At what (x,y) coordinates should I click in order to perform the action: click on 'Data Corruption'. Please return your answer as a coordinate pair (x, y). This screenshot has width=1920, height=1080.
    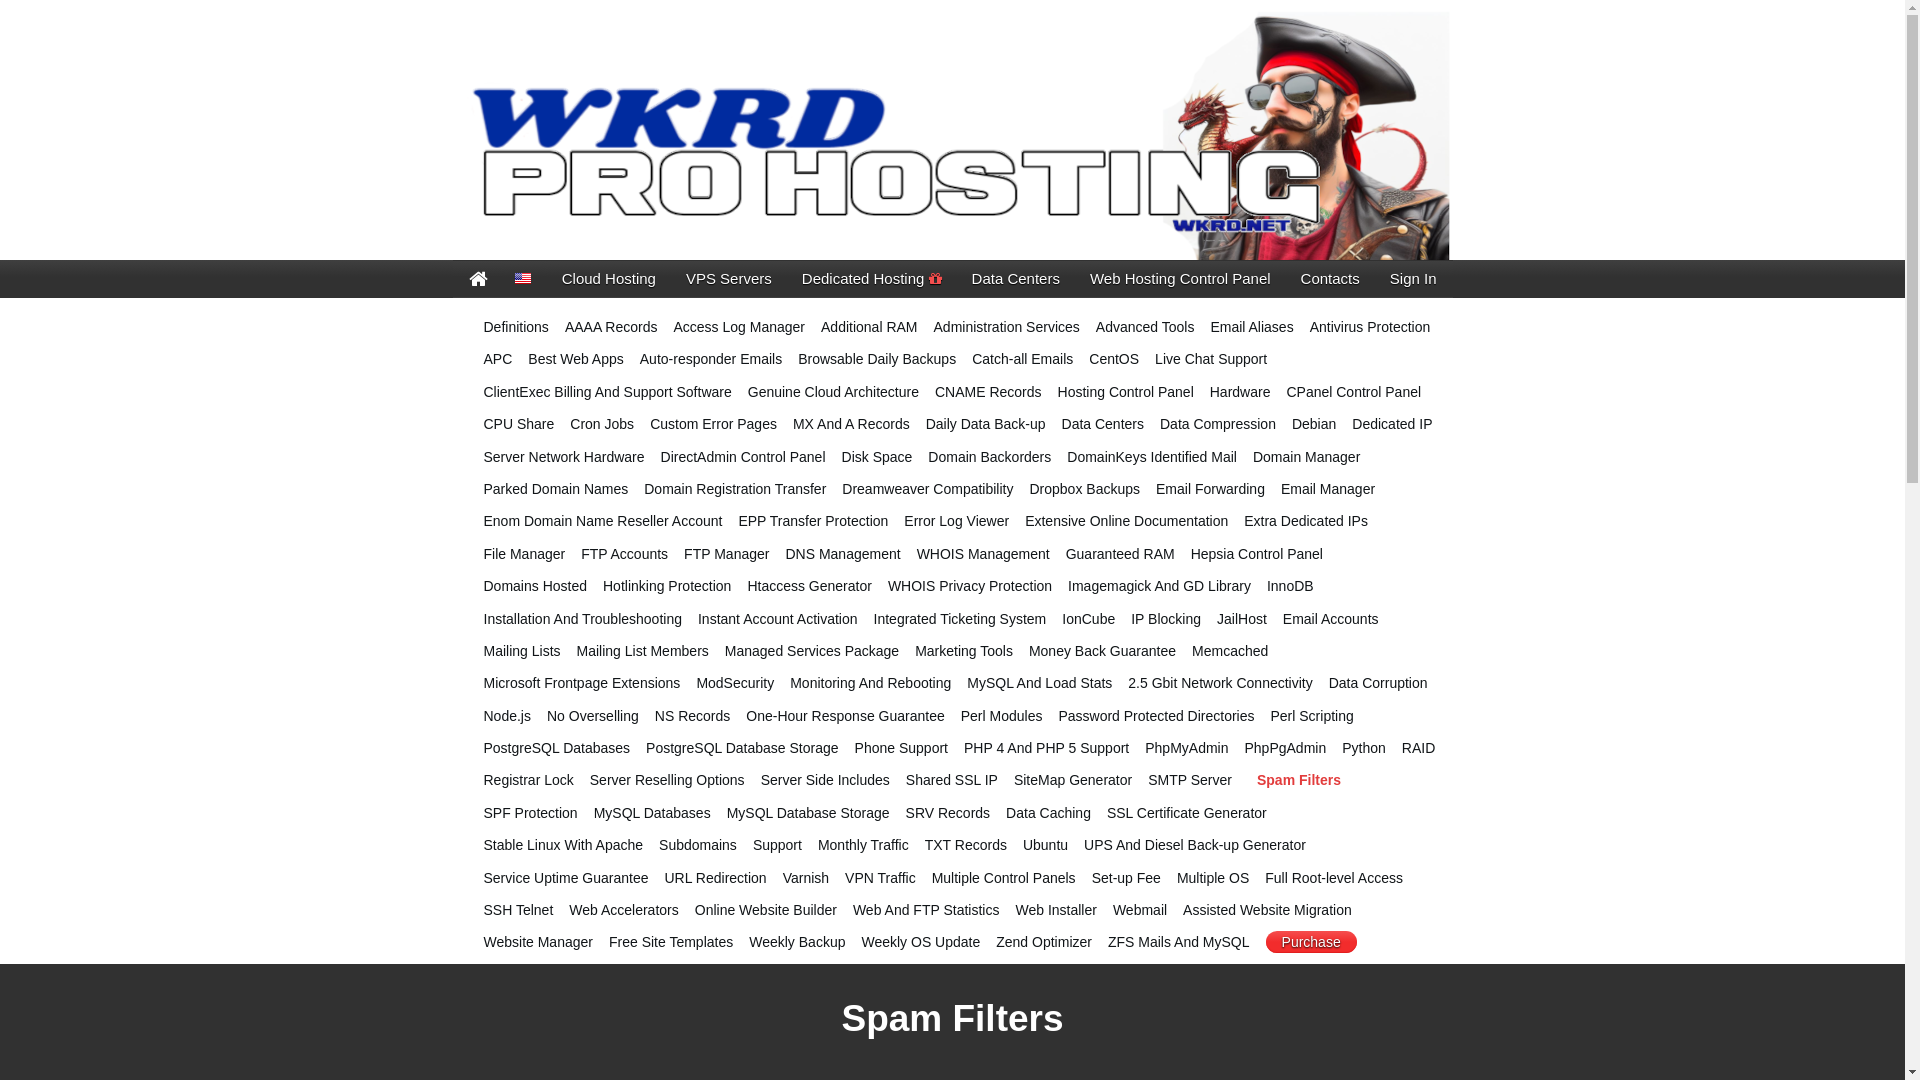
    Looking at the image, I should click on (1329, 681).